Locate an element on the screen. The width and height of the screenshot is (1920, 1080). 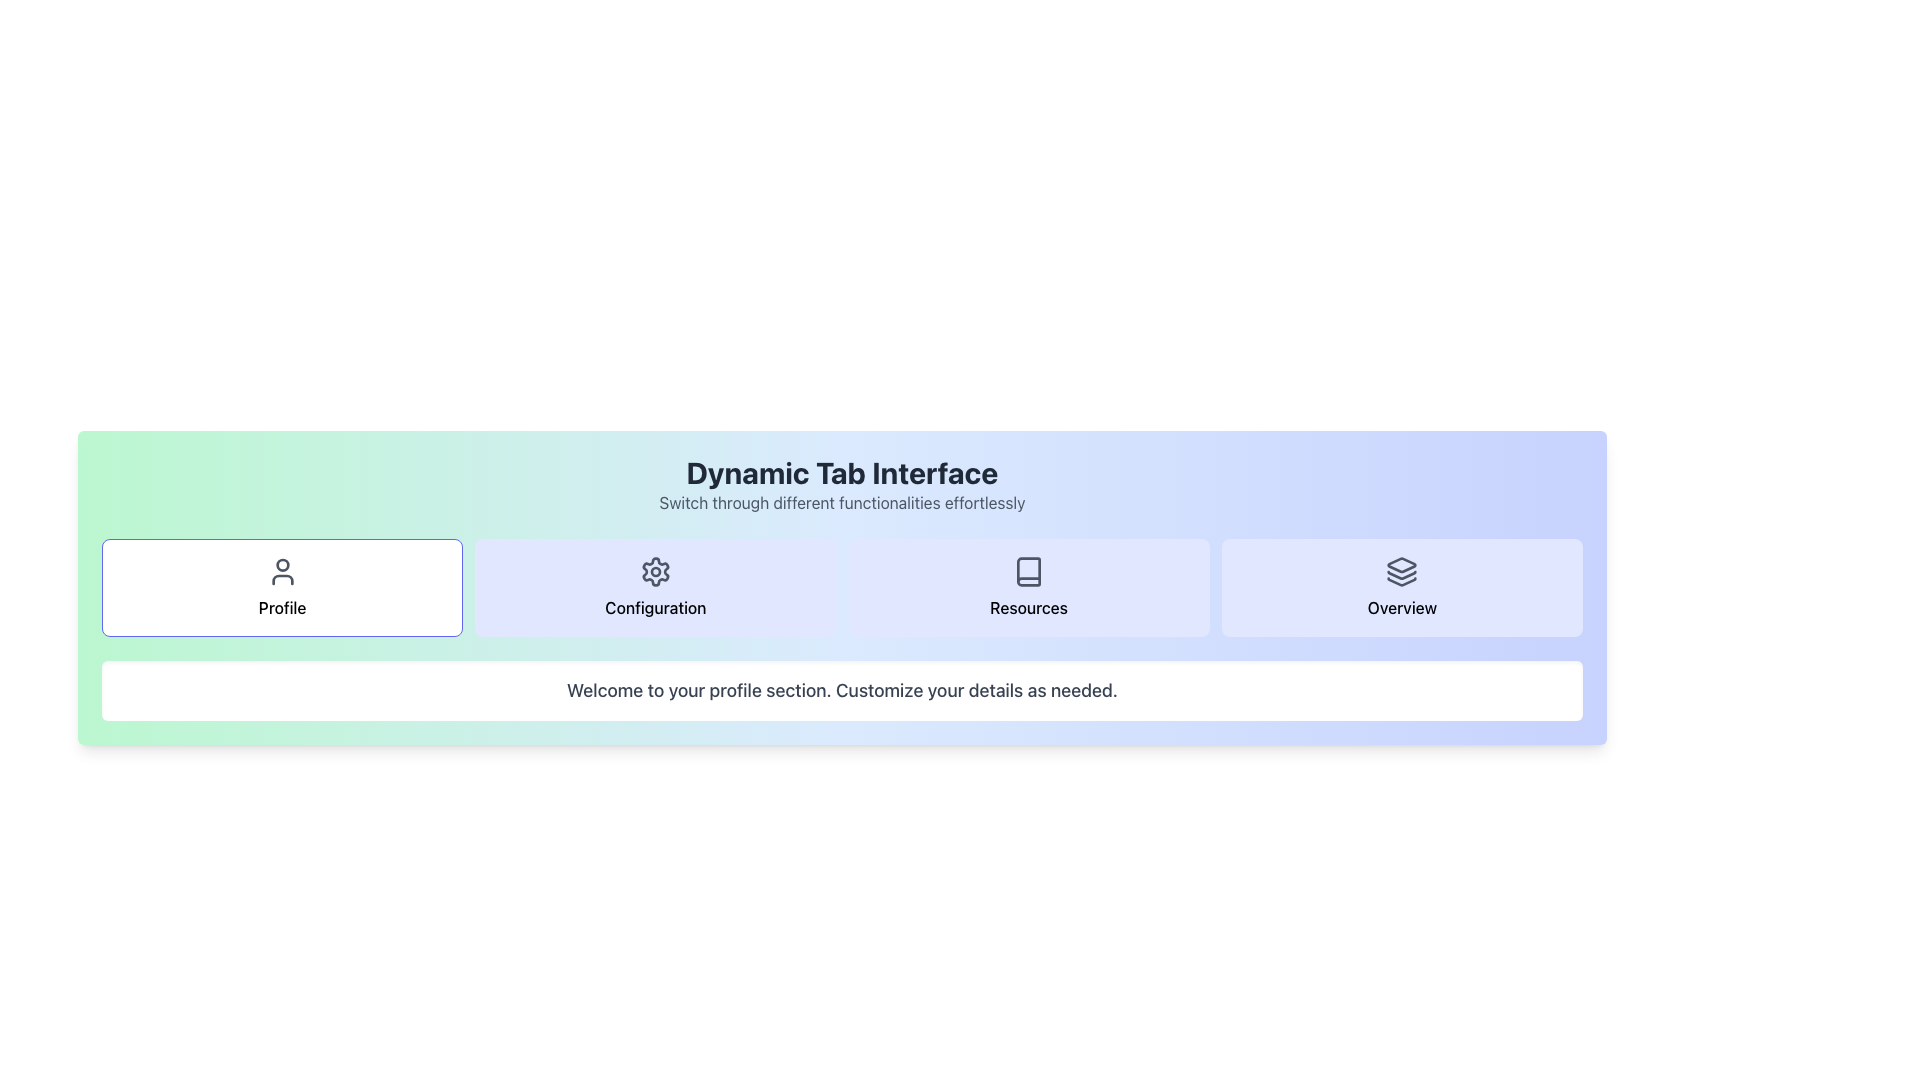
the middle layer of the layered icon represented as a horizontal gray line within the 'Overview' tab is located at coordinates (1401, 575).